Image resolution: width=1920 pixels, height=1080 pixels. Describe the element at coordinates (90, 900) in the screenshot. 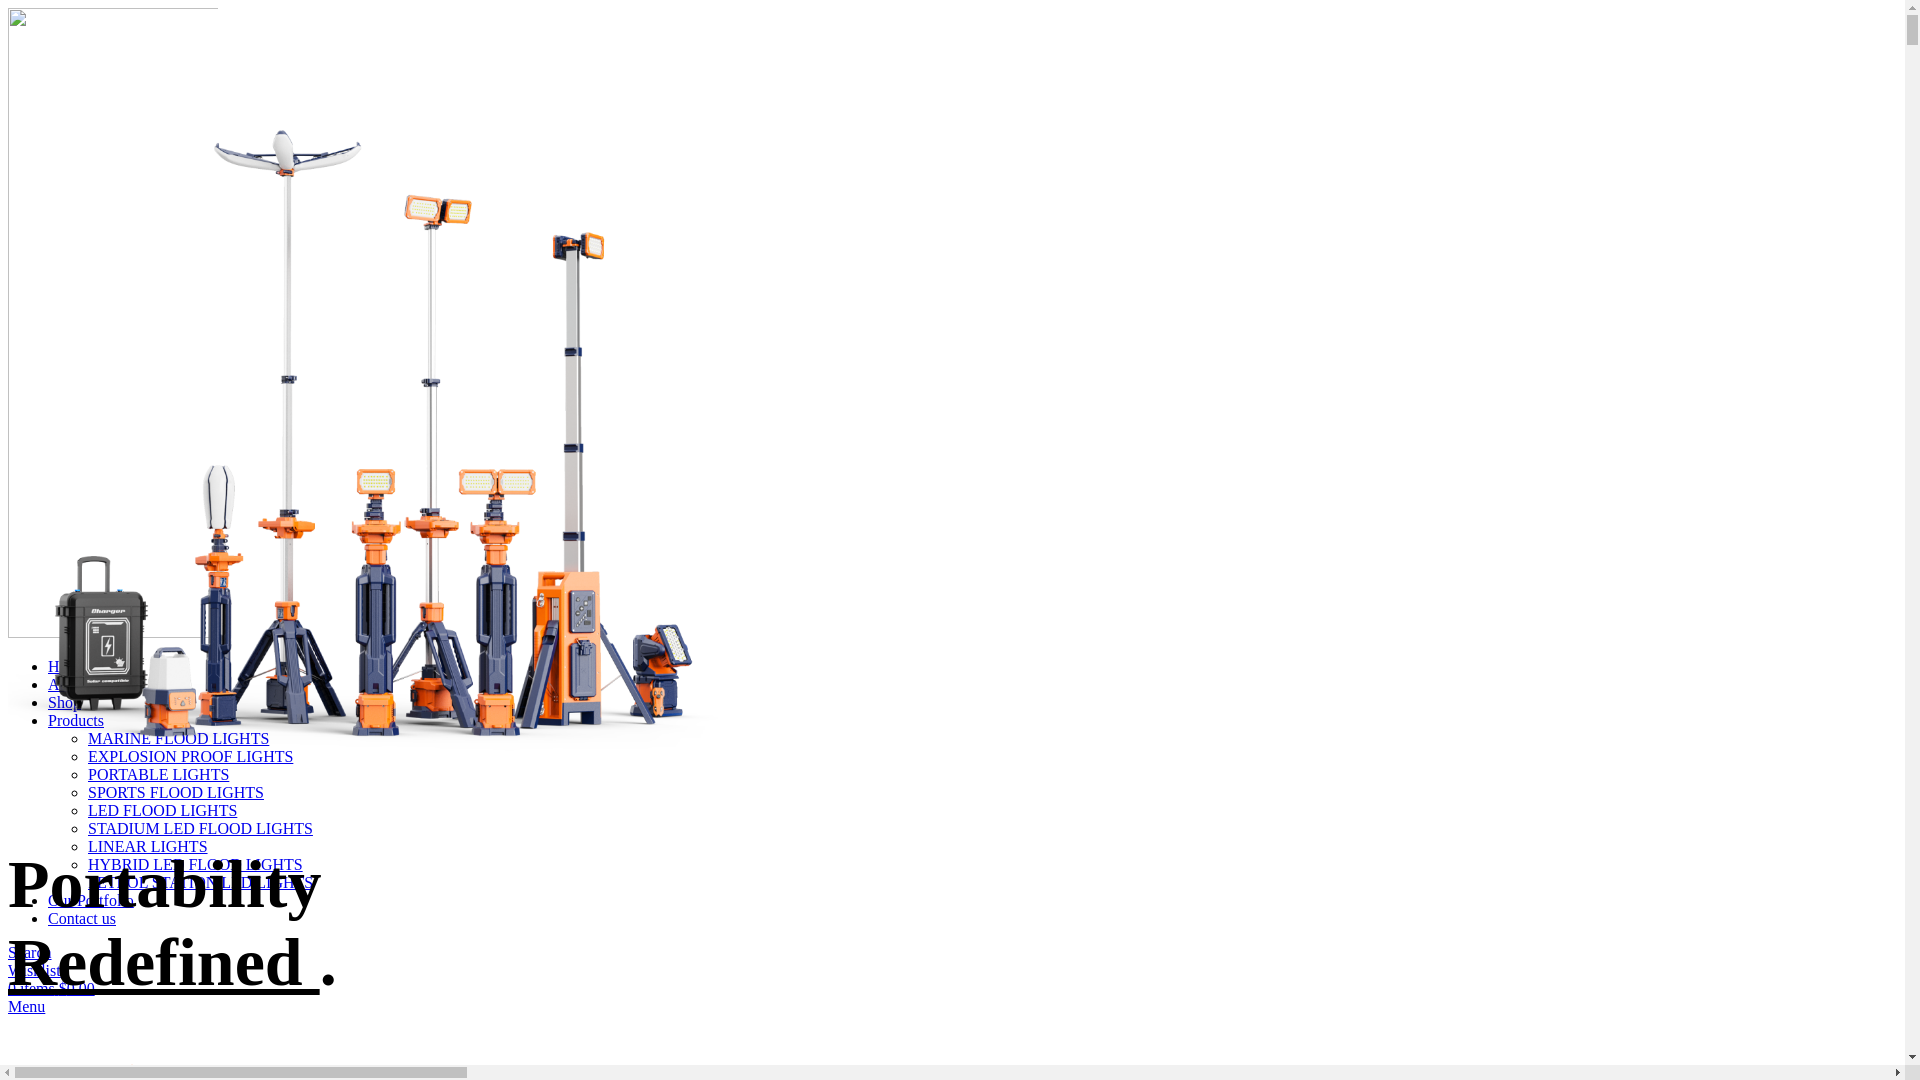

I see `'Our Portfolio'` at that location.